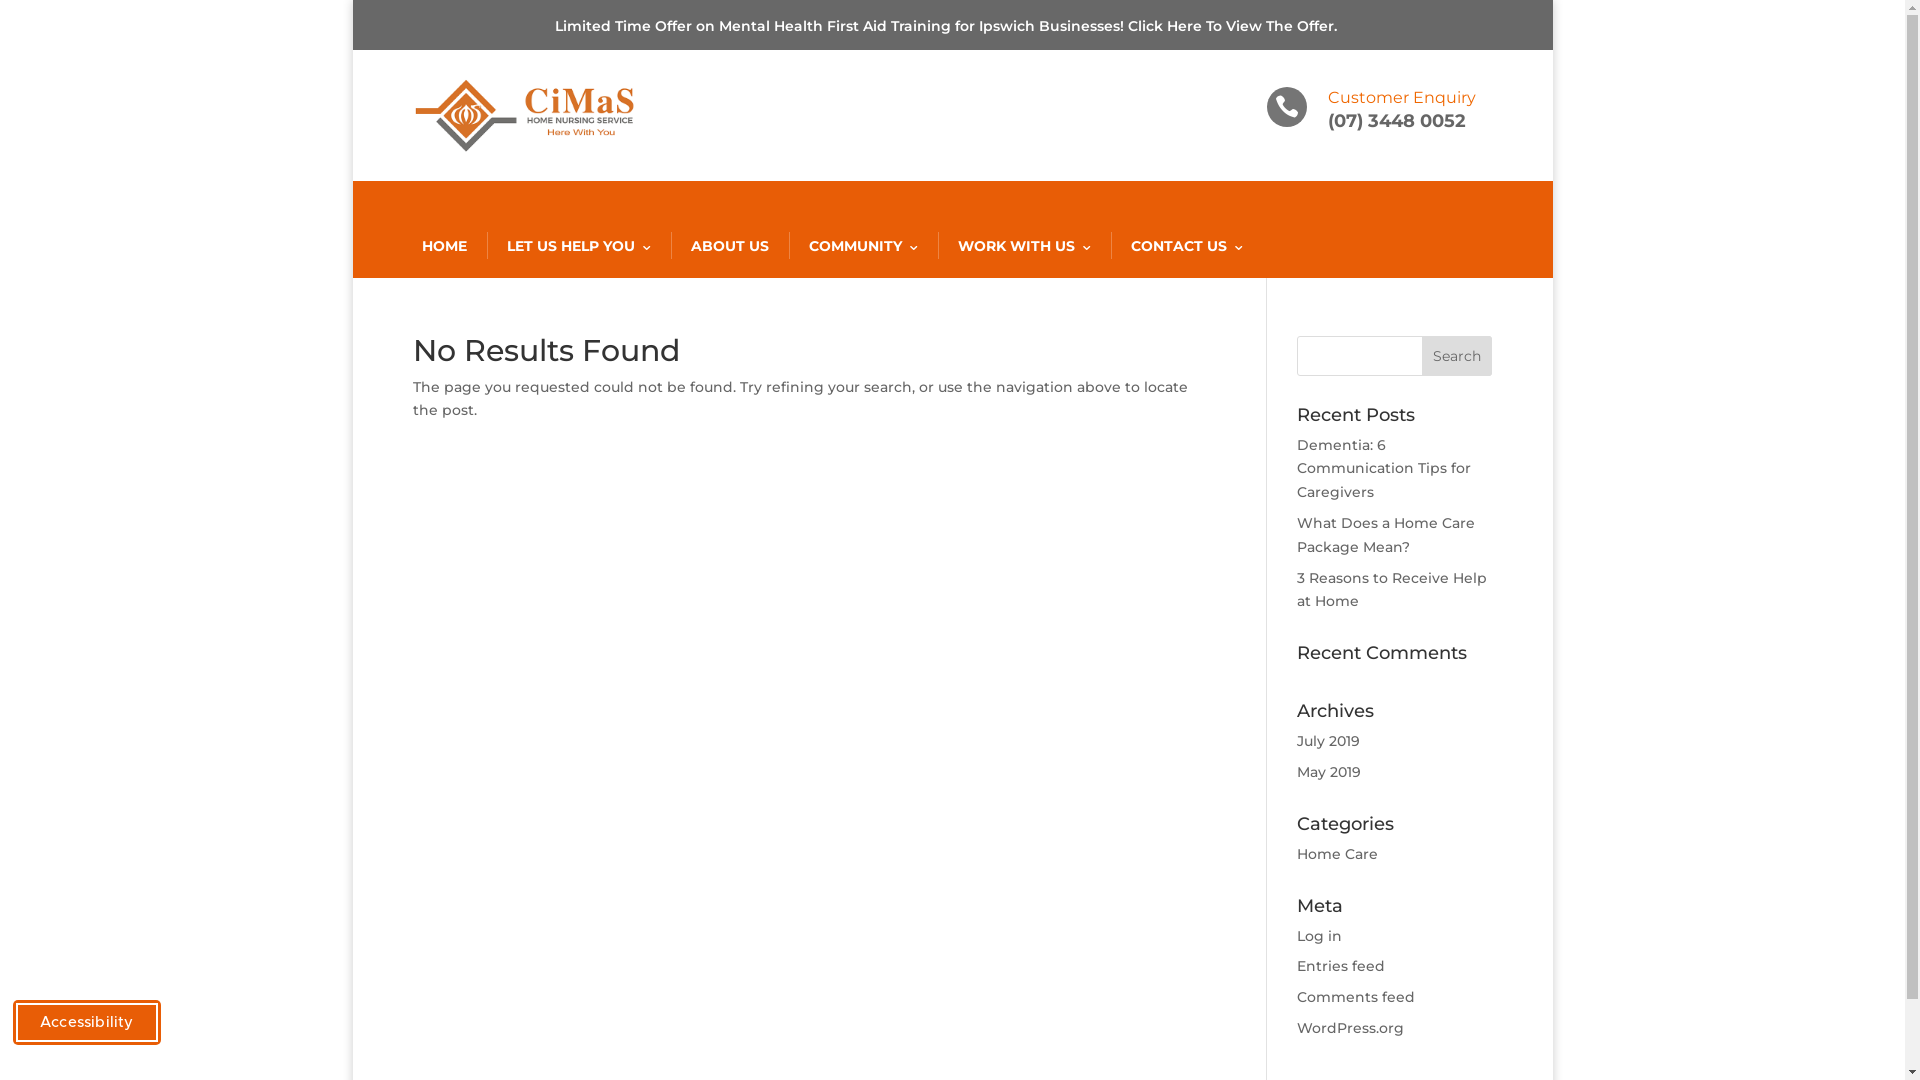 Image resolution: width=1920 pixels, height=1080 pixels. I want to click on 'CONTACT US', so click(1185, 245).